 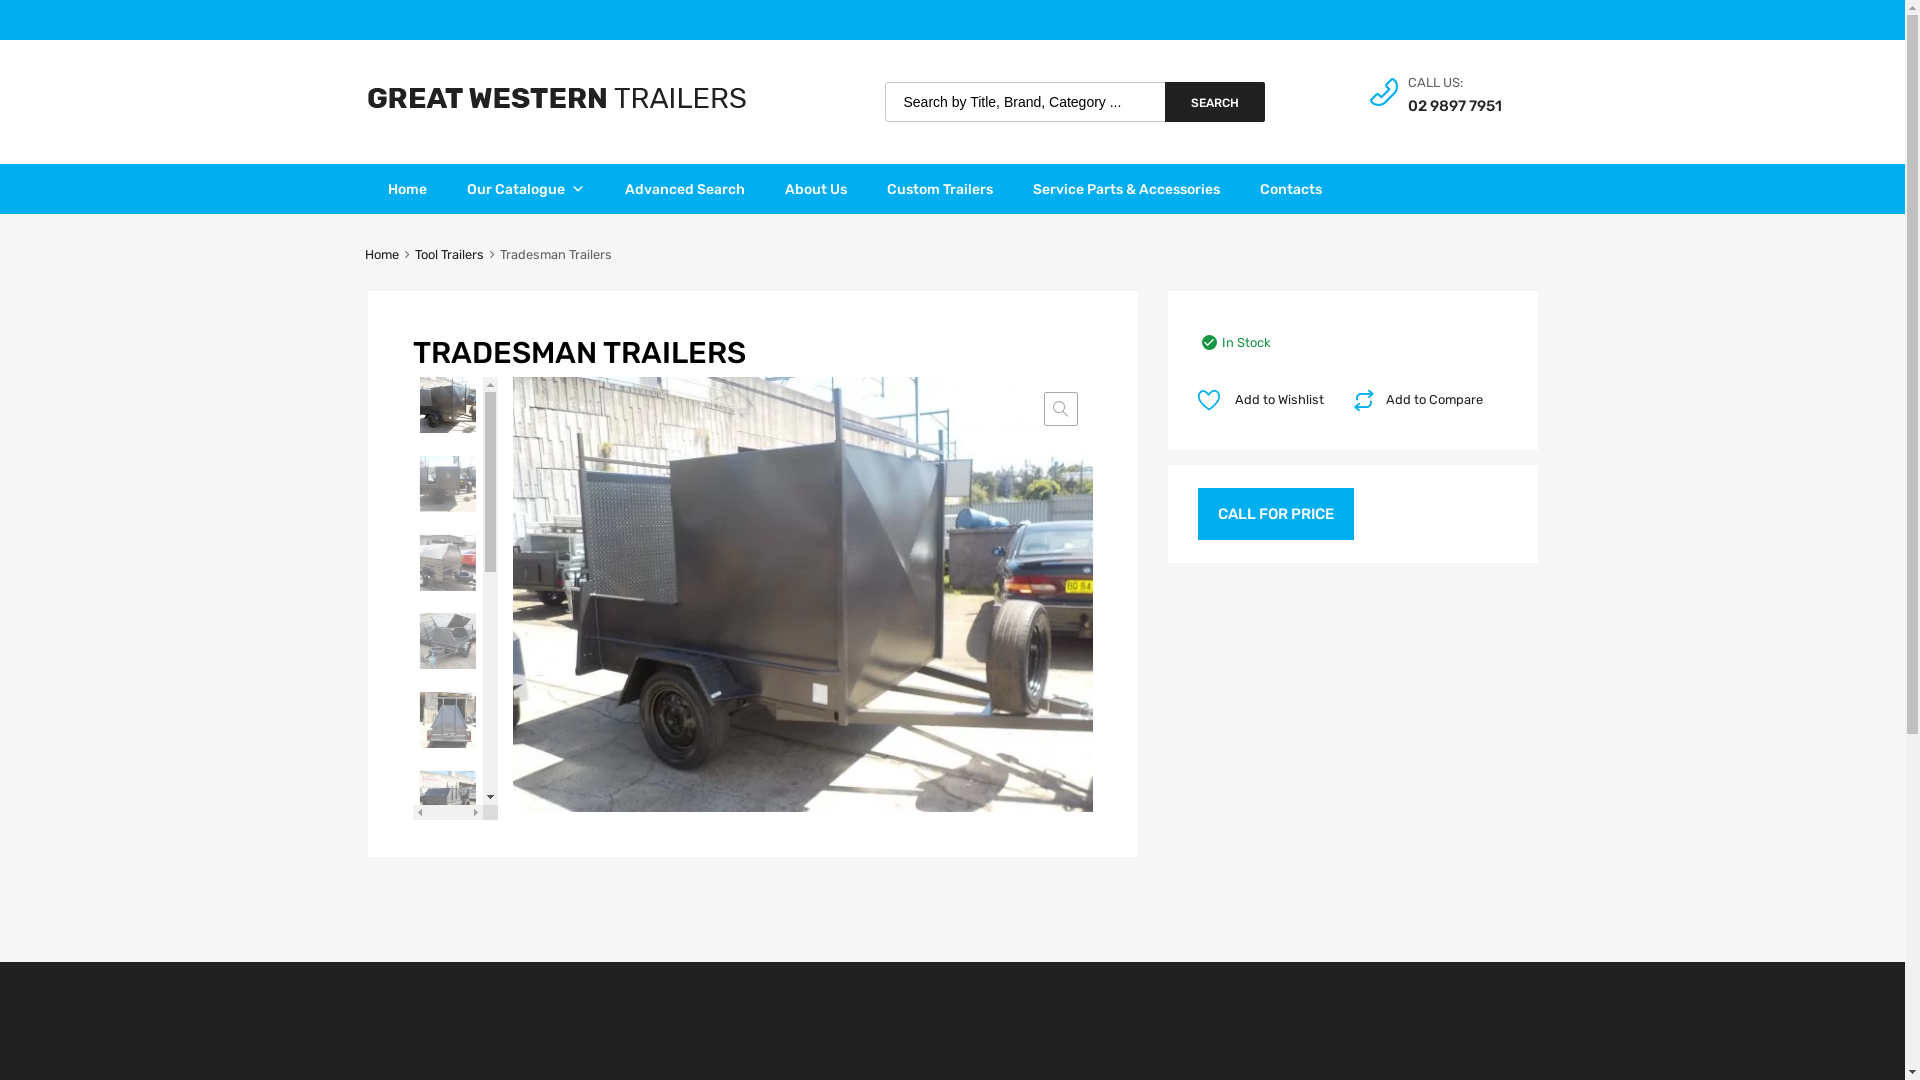 What do you see at coordinates (1266, 400) in the screenshot?
I see `'Add to Wishlist'` at bounding box center [1266, 400].